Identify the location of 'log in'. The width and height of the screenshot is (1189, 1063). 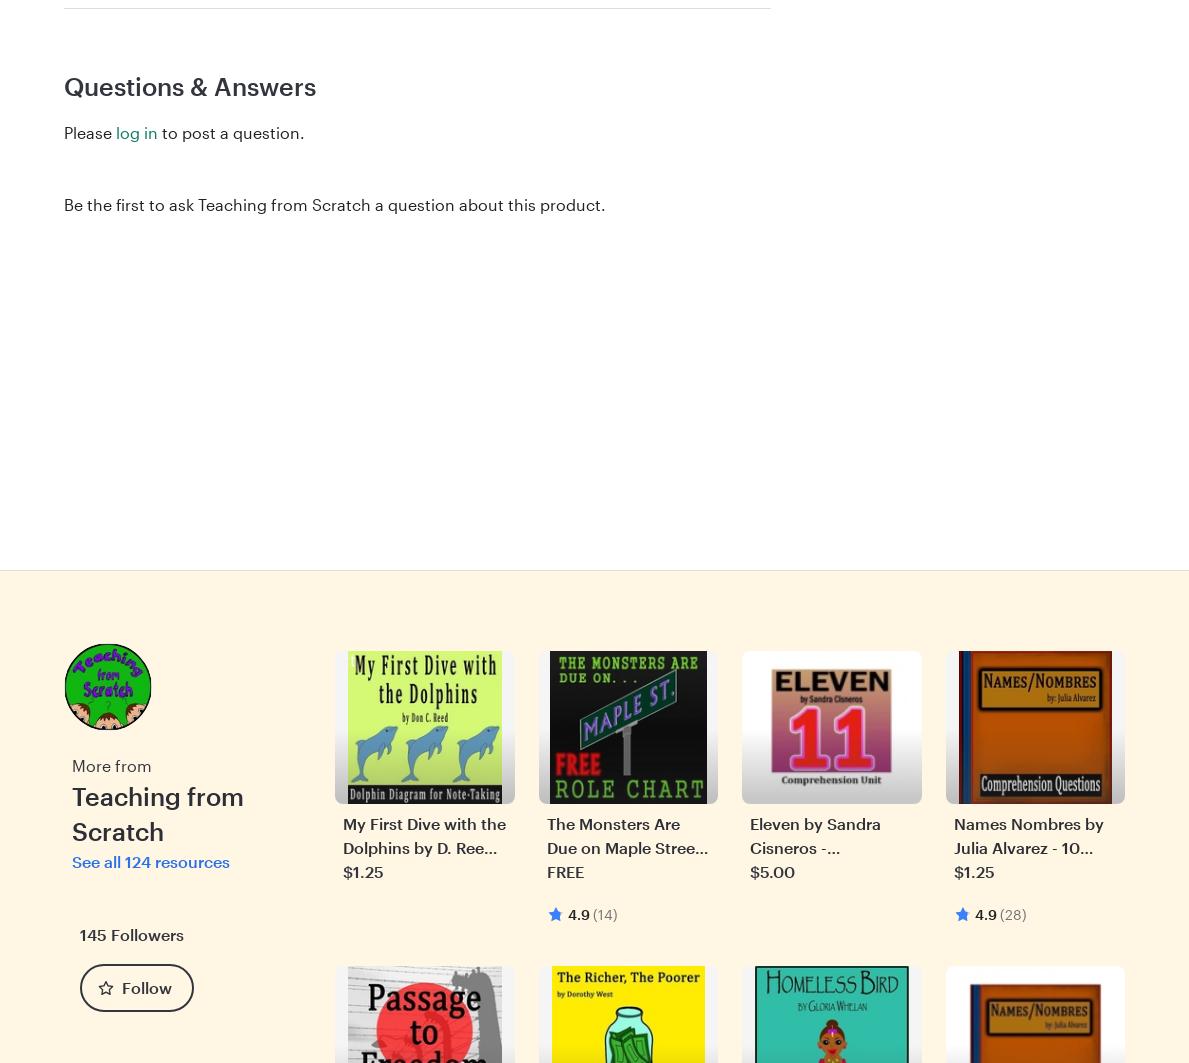
(135, 131).